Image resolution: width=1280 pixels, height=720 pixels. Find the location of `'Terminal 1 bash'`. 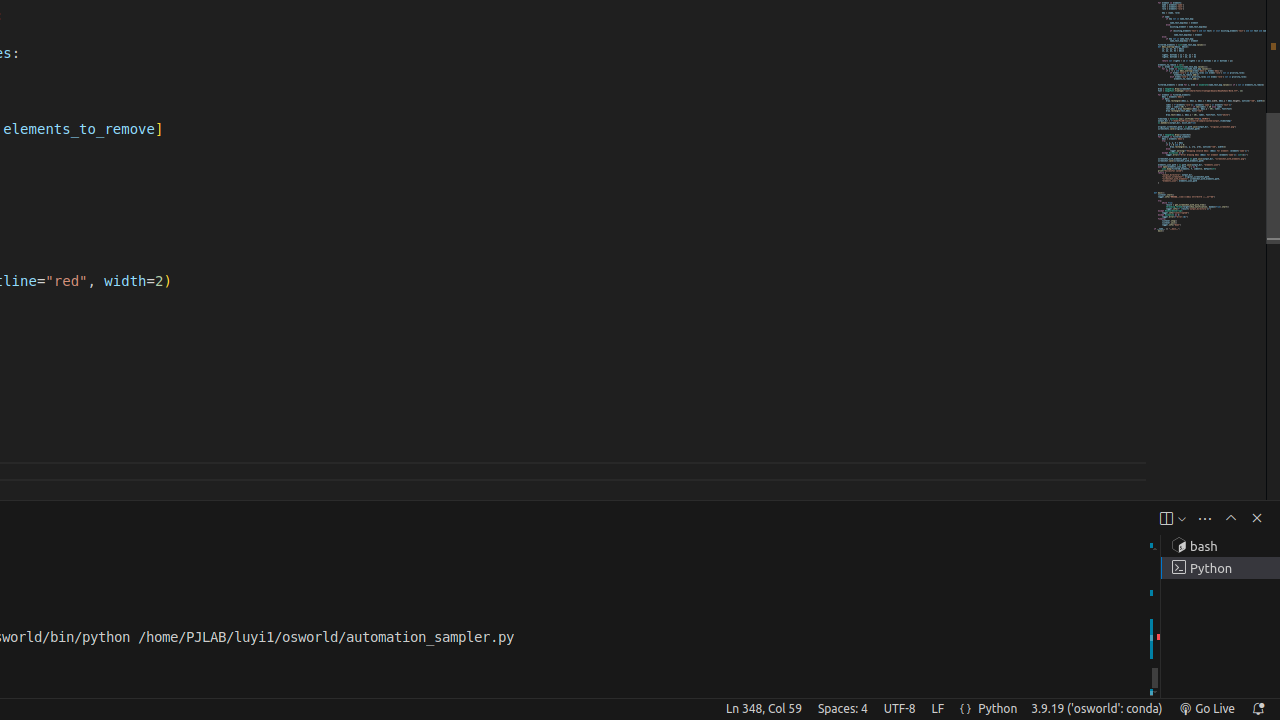

'Terminal 1 bash' is located at coordinates (1219, 545).